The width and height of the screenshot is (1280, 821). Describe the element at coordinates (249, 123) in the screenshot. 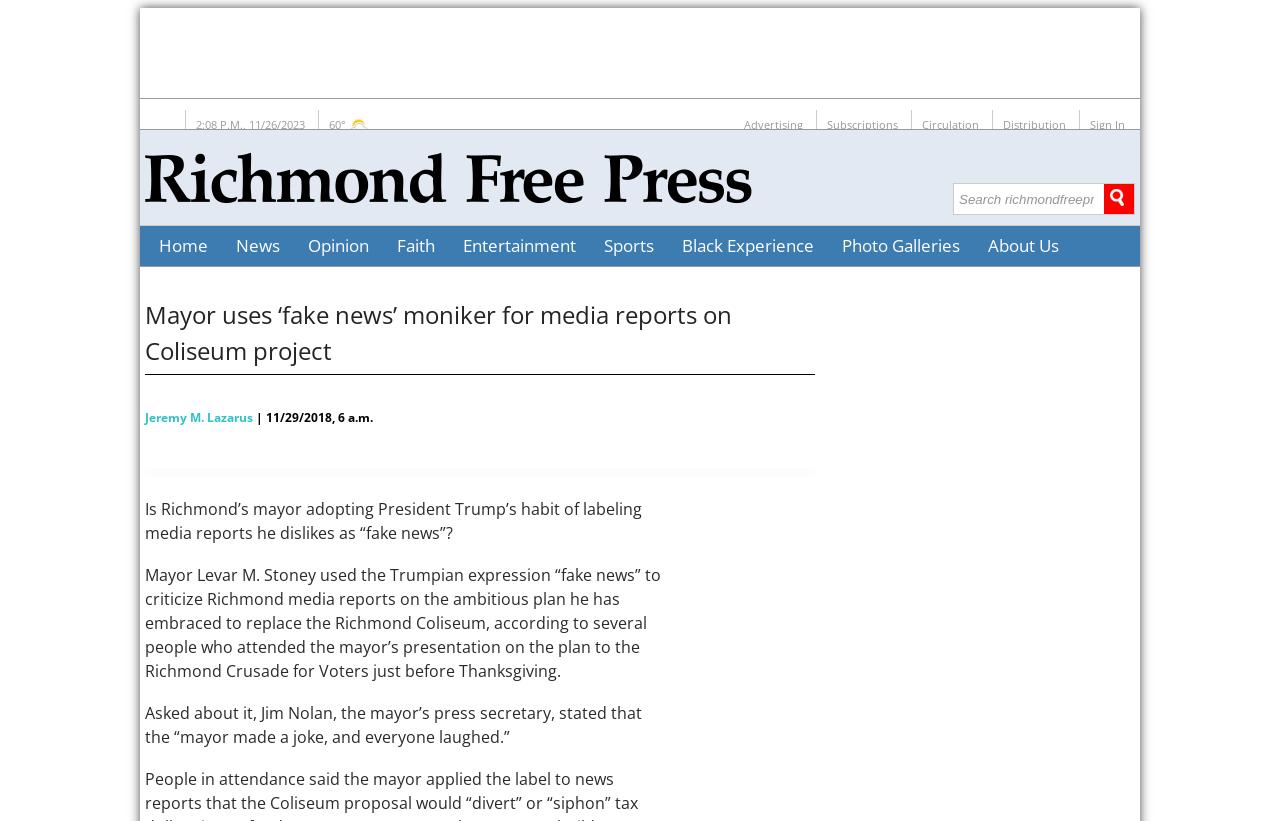

I see `'2:08 p.m., 11/26/2023'` at that location.